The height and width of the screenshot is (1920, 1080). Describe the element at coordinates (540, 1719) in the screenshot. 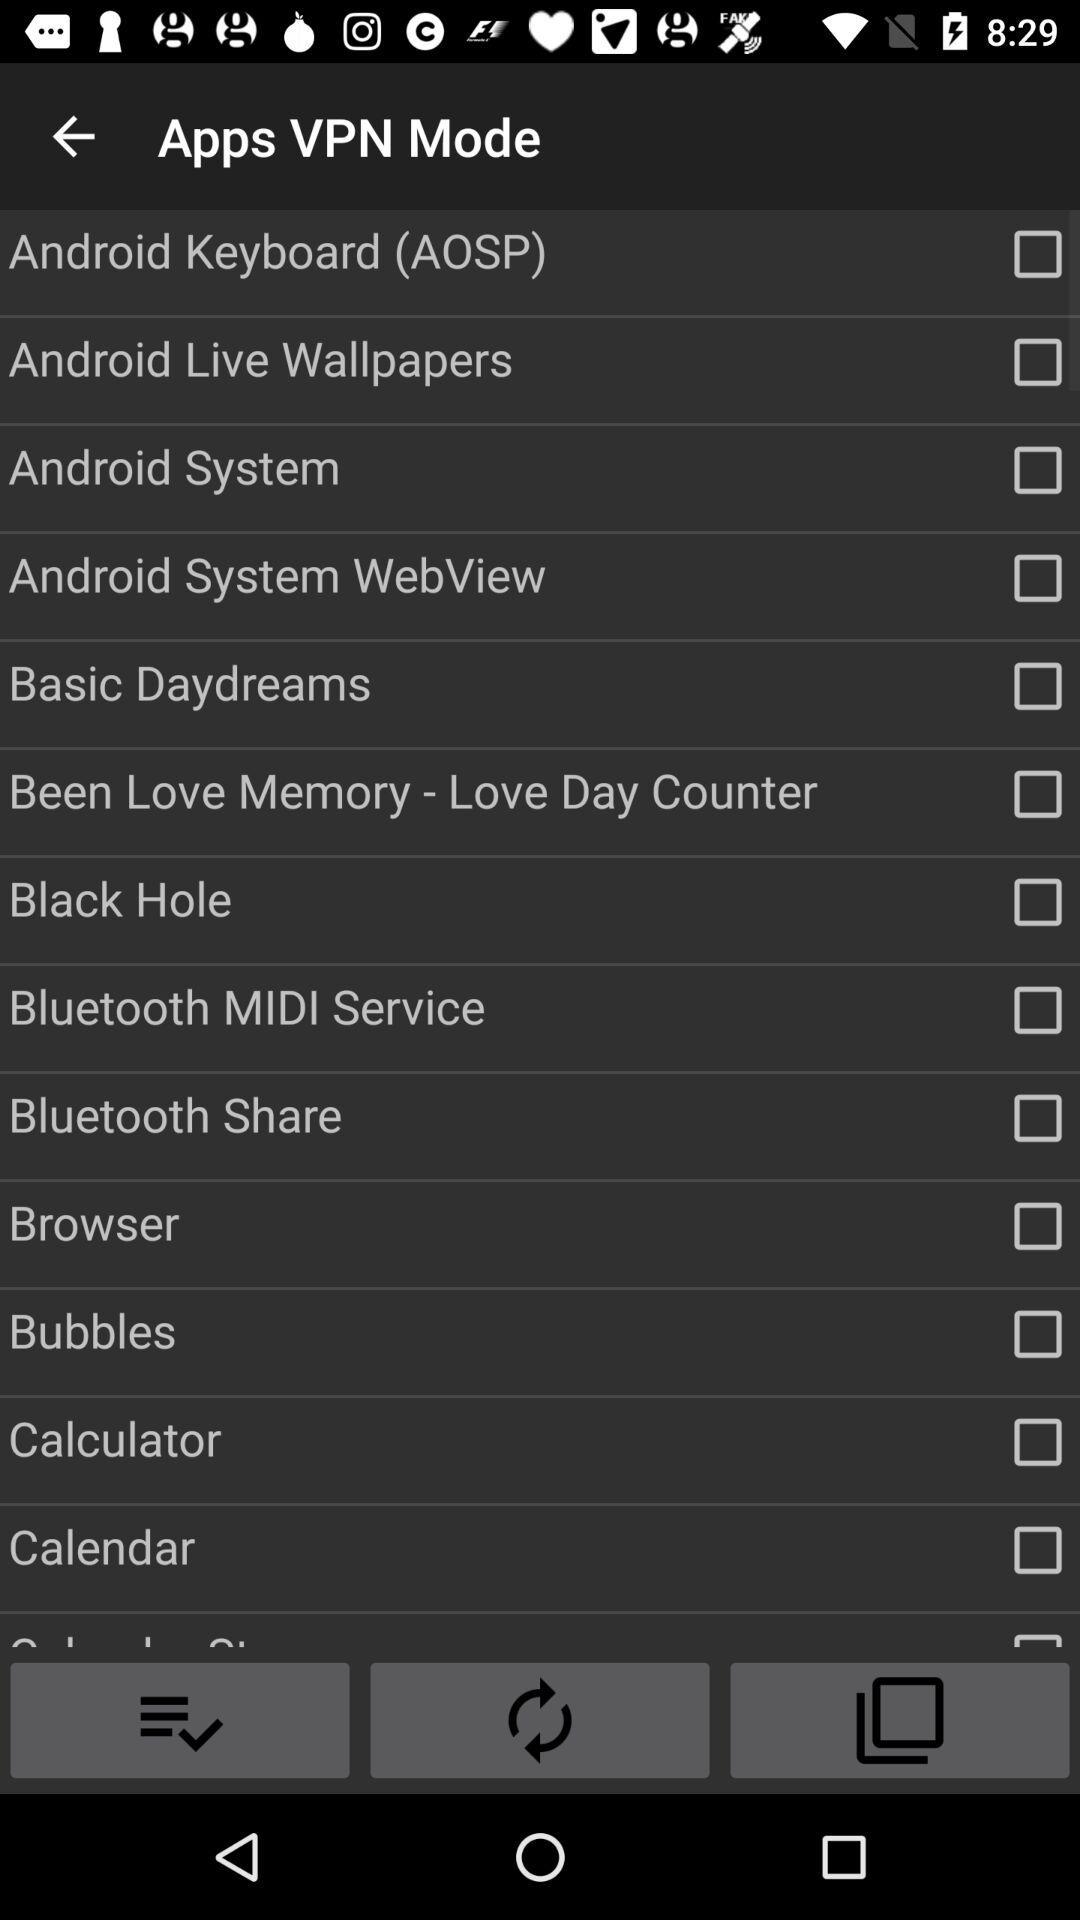

I see `the compare icon` at that location.